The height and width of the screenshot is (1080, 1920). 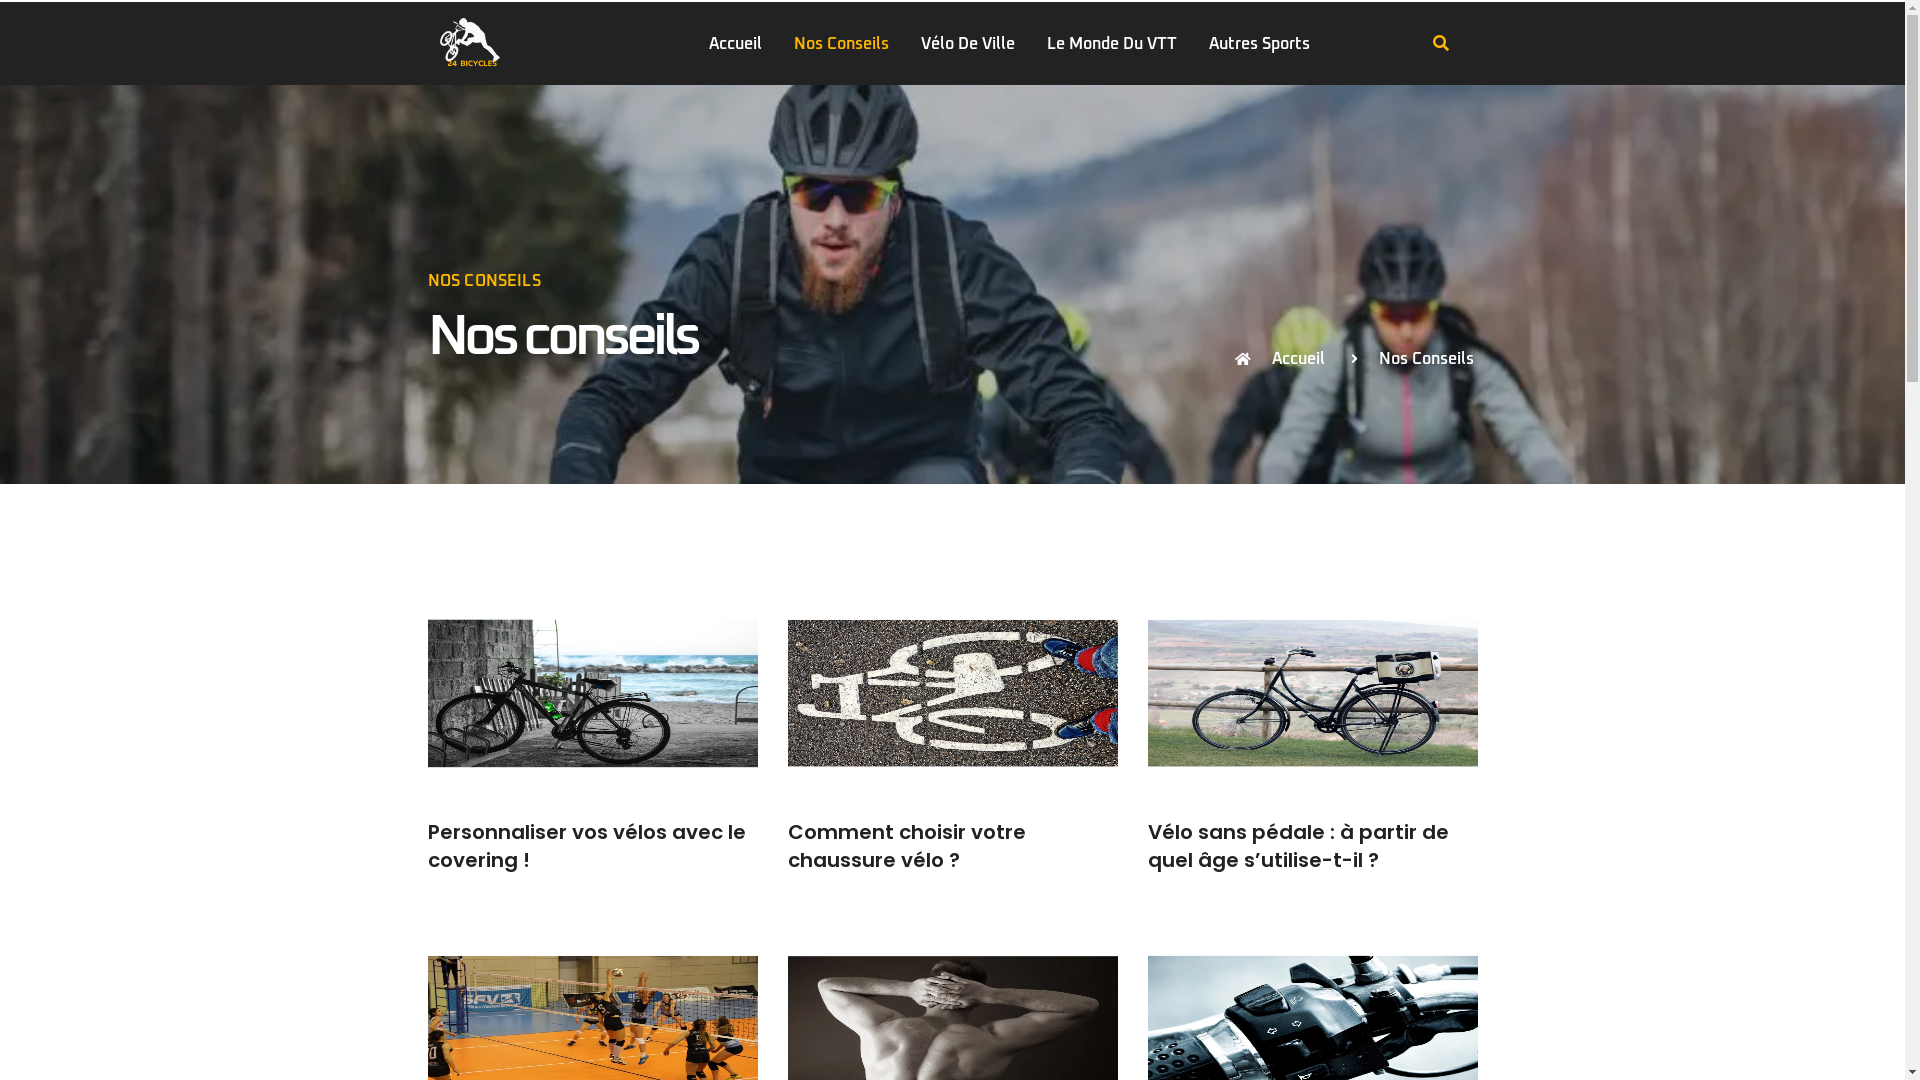 I want to click on 'Nos Conseils', so click(x=841, y=43).